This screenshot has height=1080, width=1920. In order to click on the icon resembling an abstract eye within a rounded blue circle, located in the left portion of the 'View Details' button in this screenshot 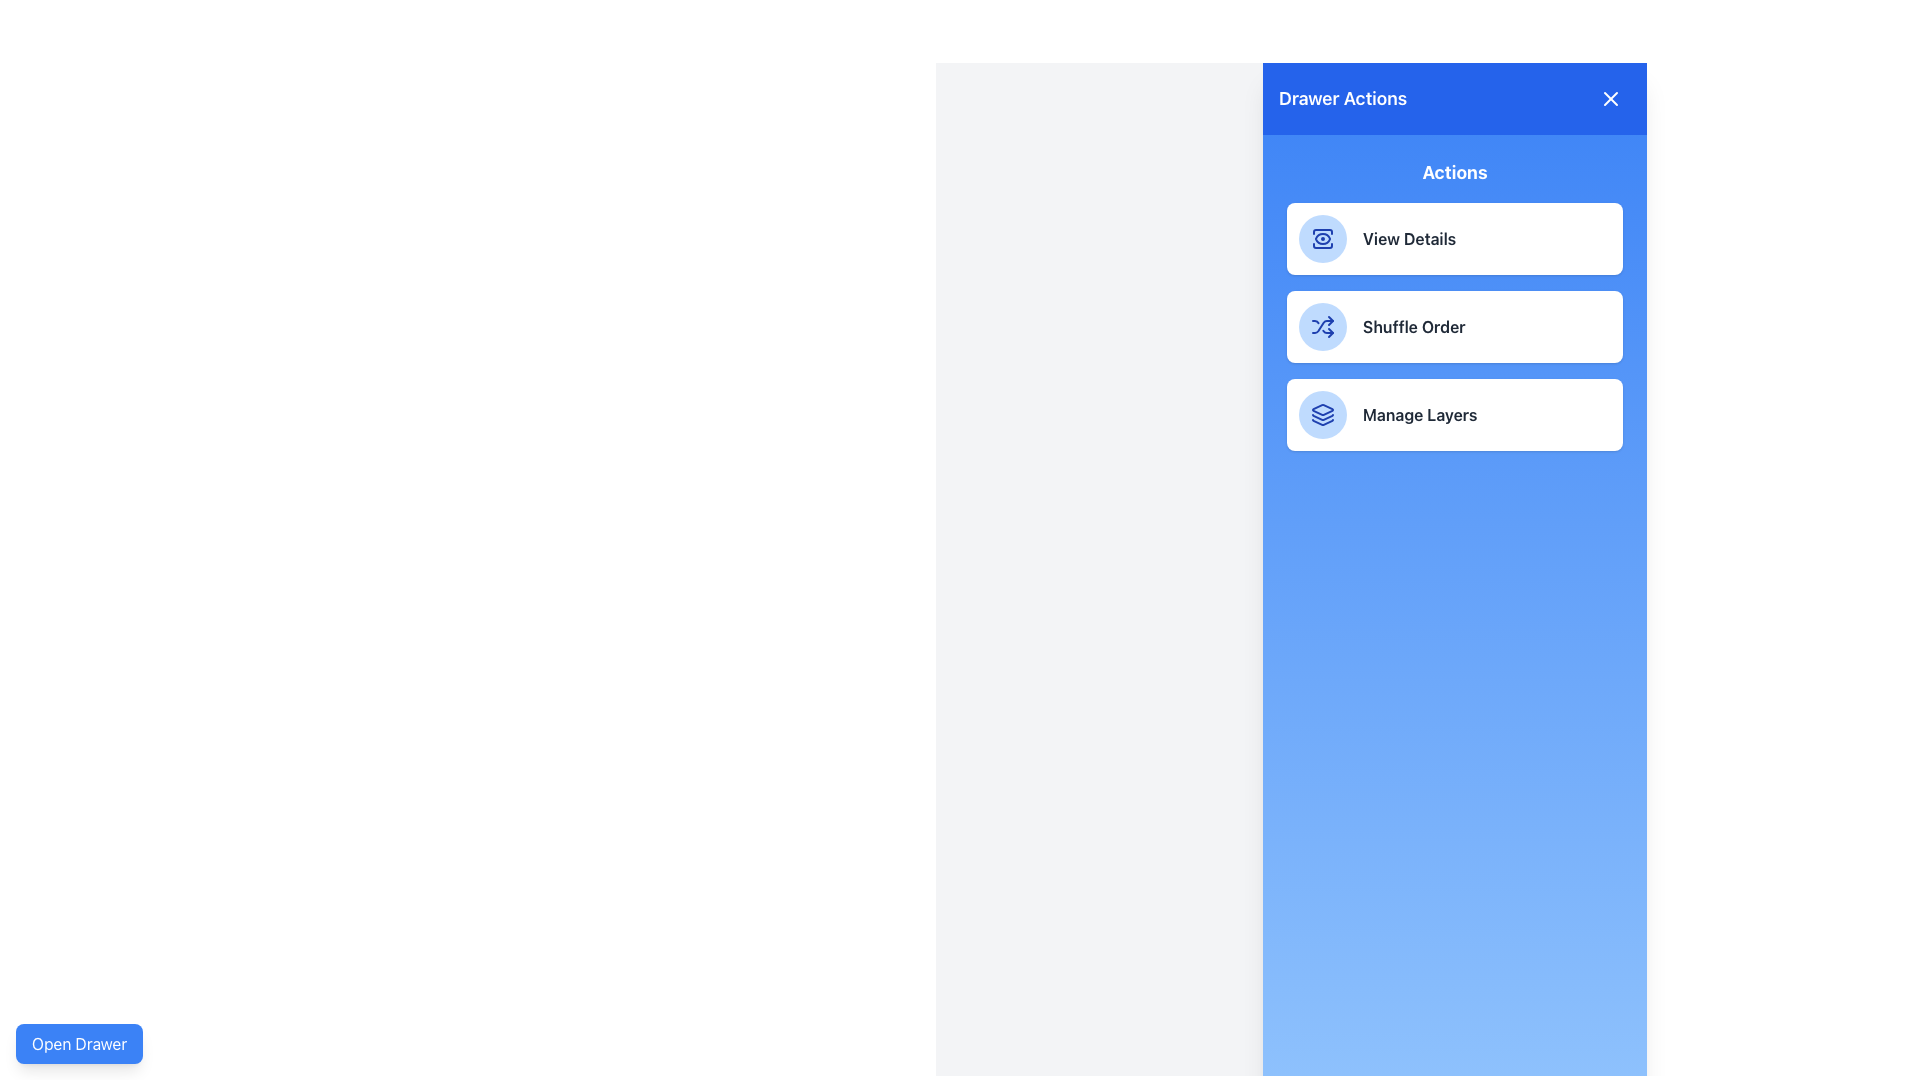, I will do `click(1323, 238)`.